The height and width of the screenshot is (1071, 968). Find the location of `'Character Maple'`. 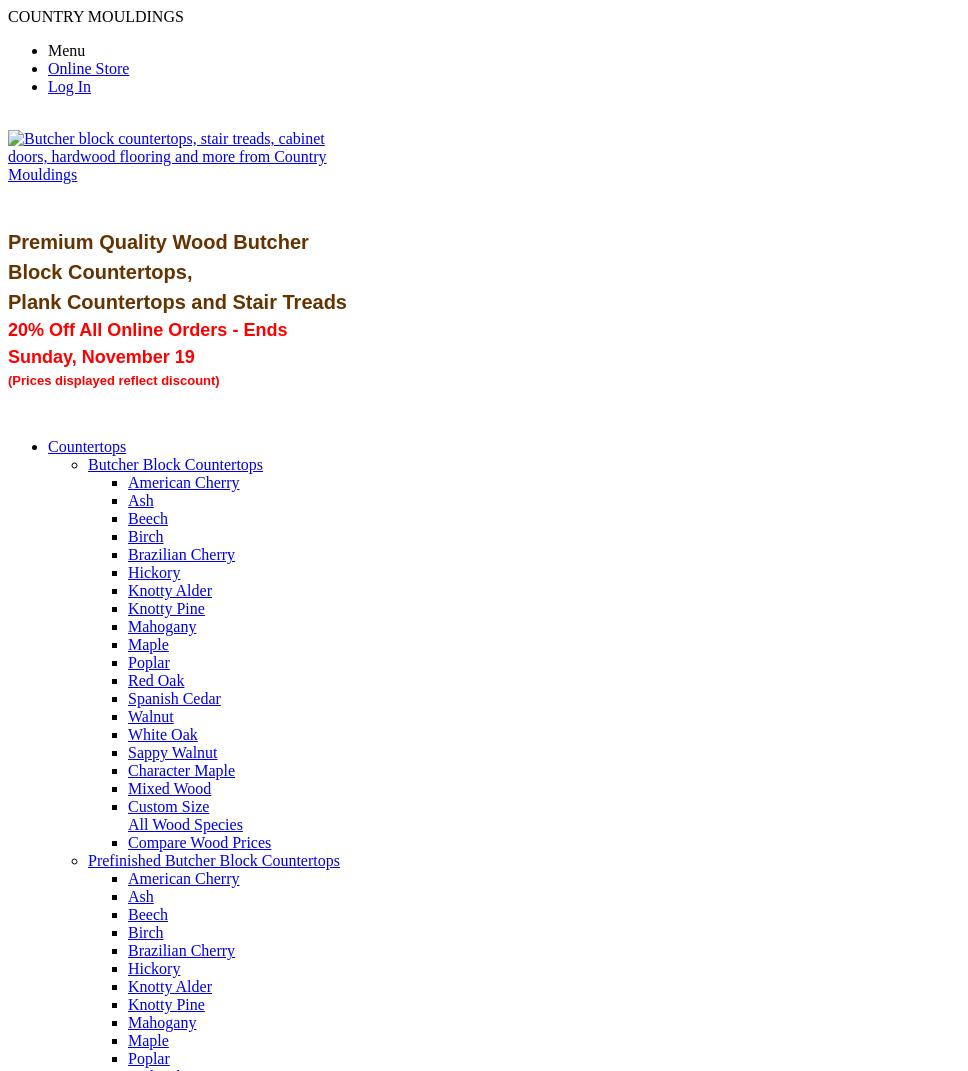

'Character Maple' is located at coordinates (181, 769).